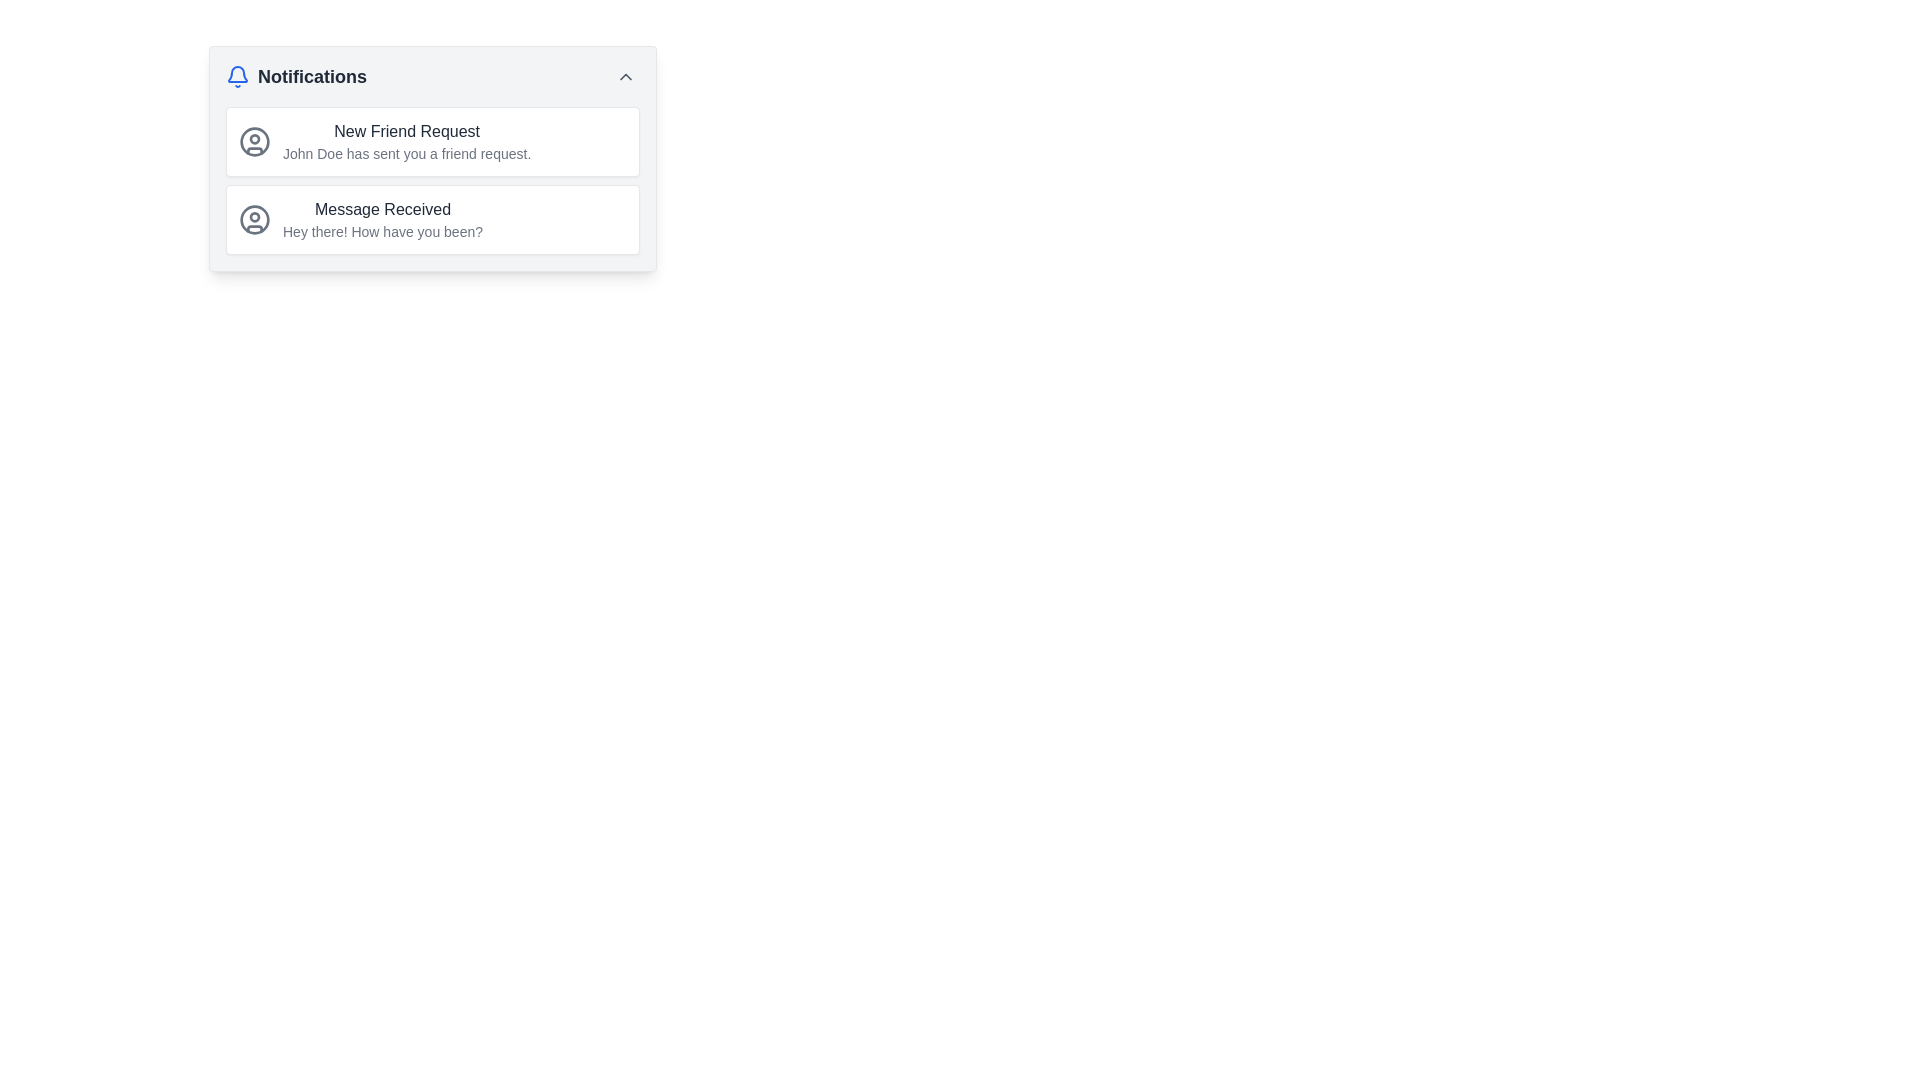  What do you see at coordinates (238, 76) in the screenshot?
I see `the blue bell icon located to the left of the 'Notifications' text in the header section of the notification panel` at bounding box center [238, 76].